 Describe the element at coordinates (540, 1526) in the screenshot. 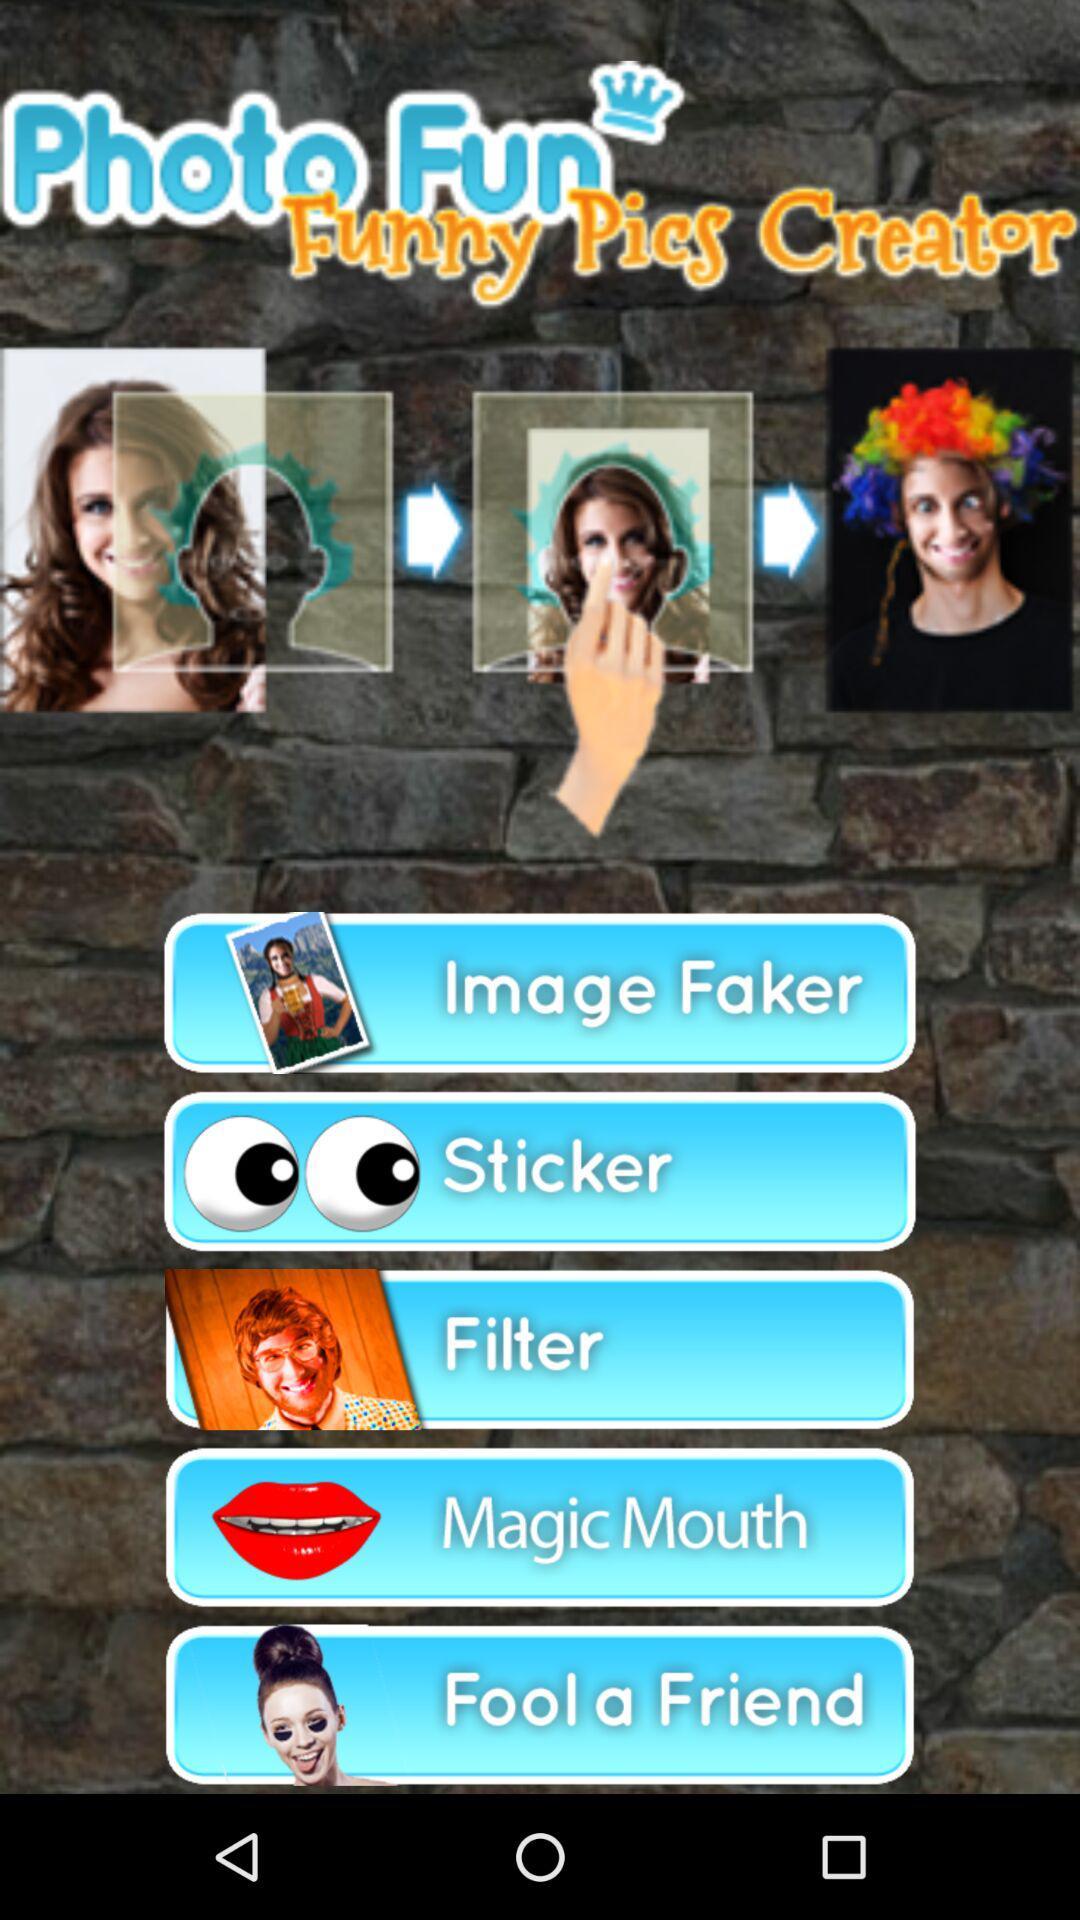

I see `magic mouth` at that location.